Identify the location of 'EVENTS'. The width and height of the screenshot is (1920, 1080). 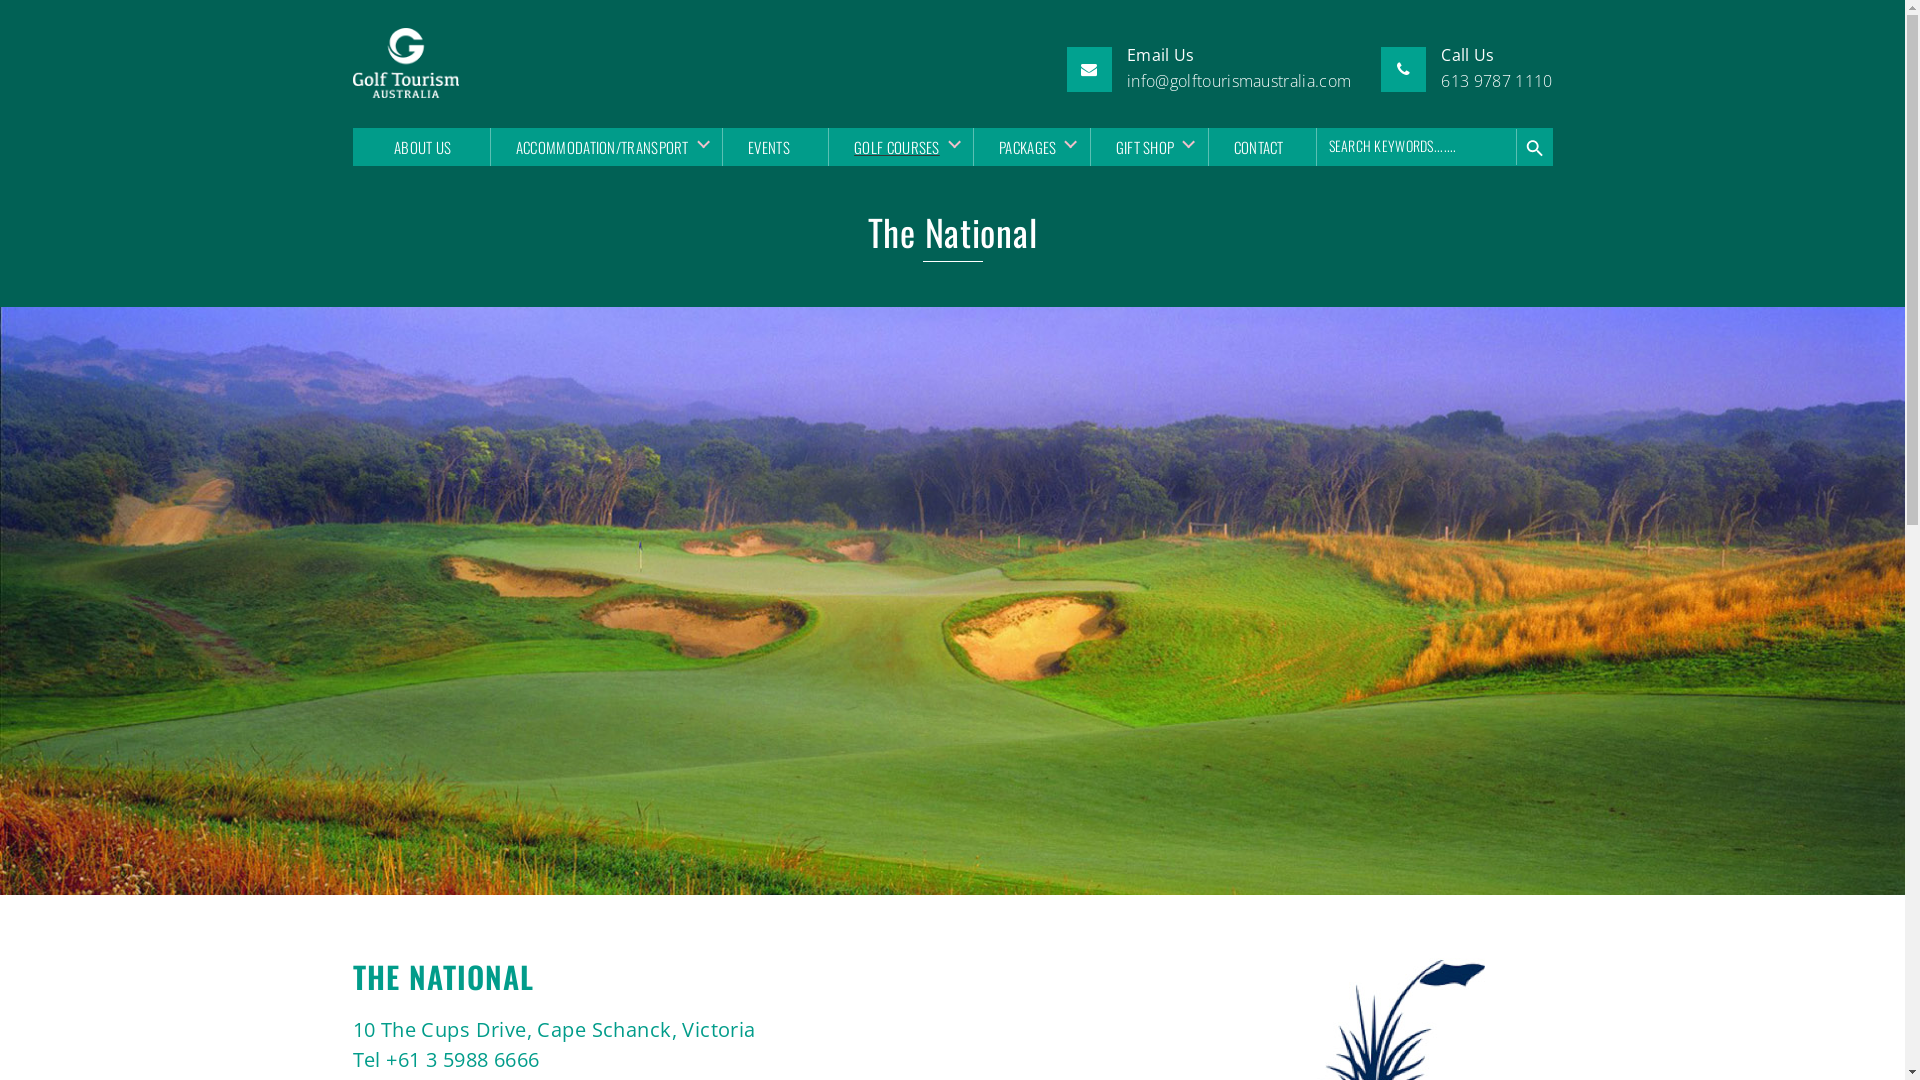
(767, 145).